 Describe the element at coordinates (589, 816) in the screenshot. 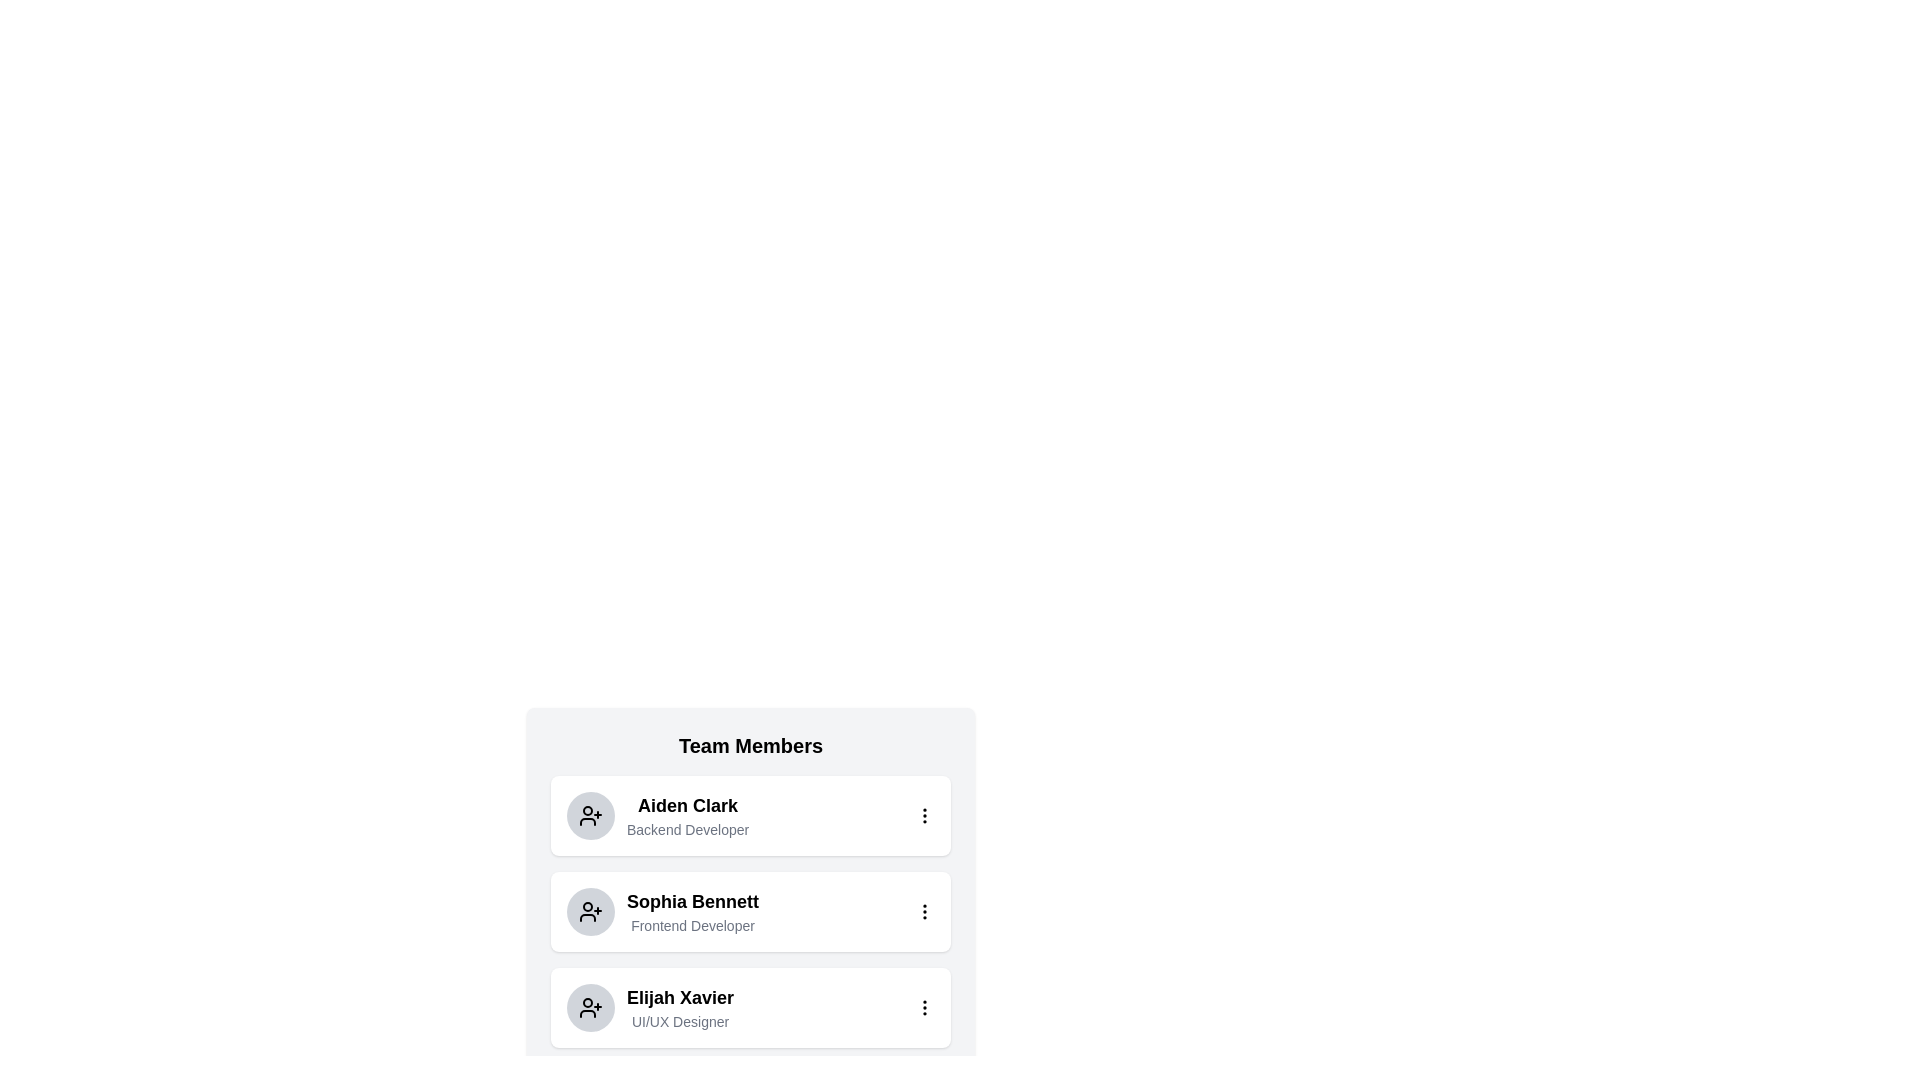

I see `the circular button with a person and plus icon, located to the left of the text for 'Aiden Clark, Backend Developer'` at that location.